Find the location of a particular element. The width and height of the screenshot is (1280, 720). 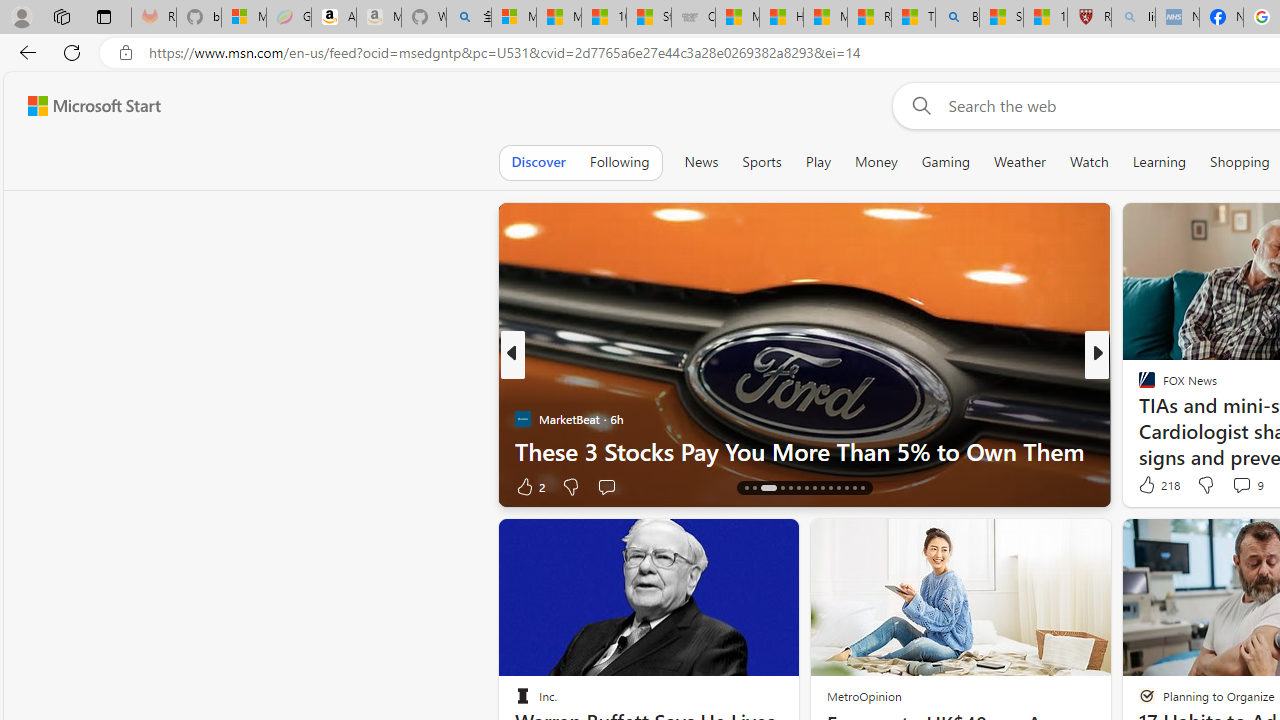

'View comments 5 Comment' is located at coordinates (1234, 486).